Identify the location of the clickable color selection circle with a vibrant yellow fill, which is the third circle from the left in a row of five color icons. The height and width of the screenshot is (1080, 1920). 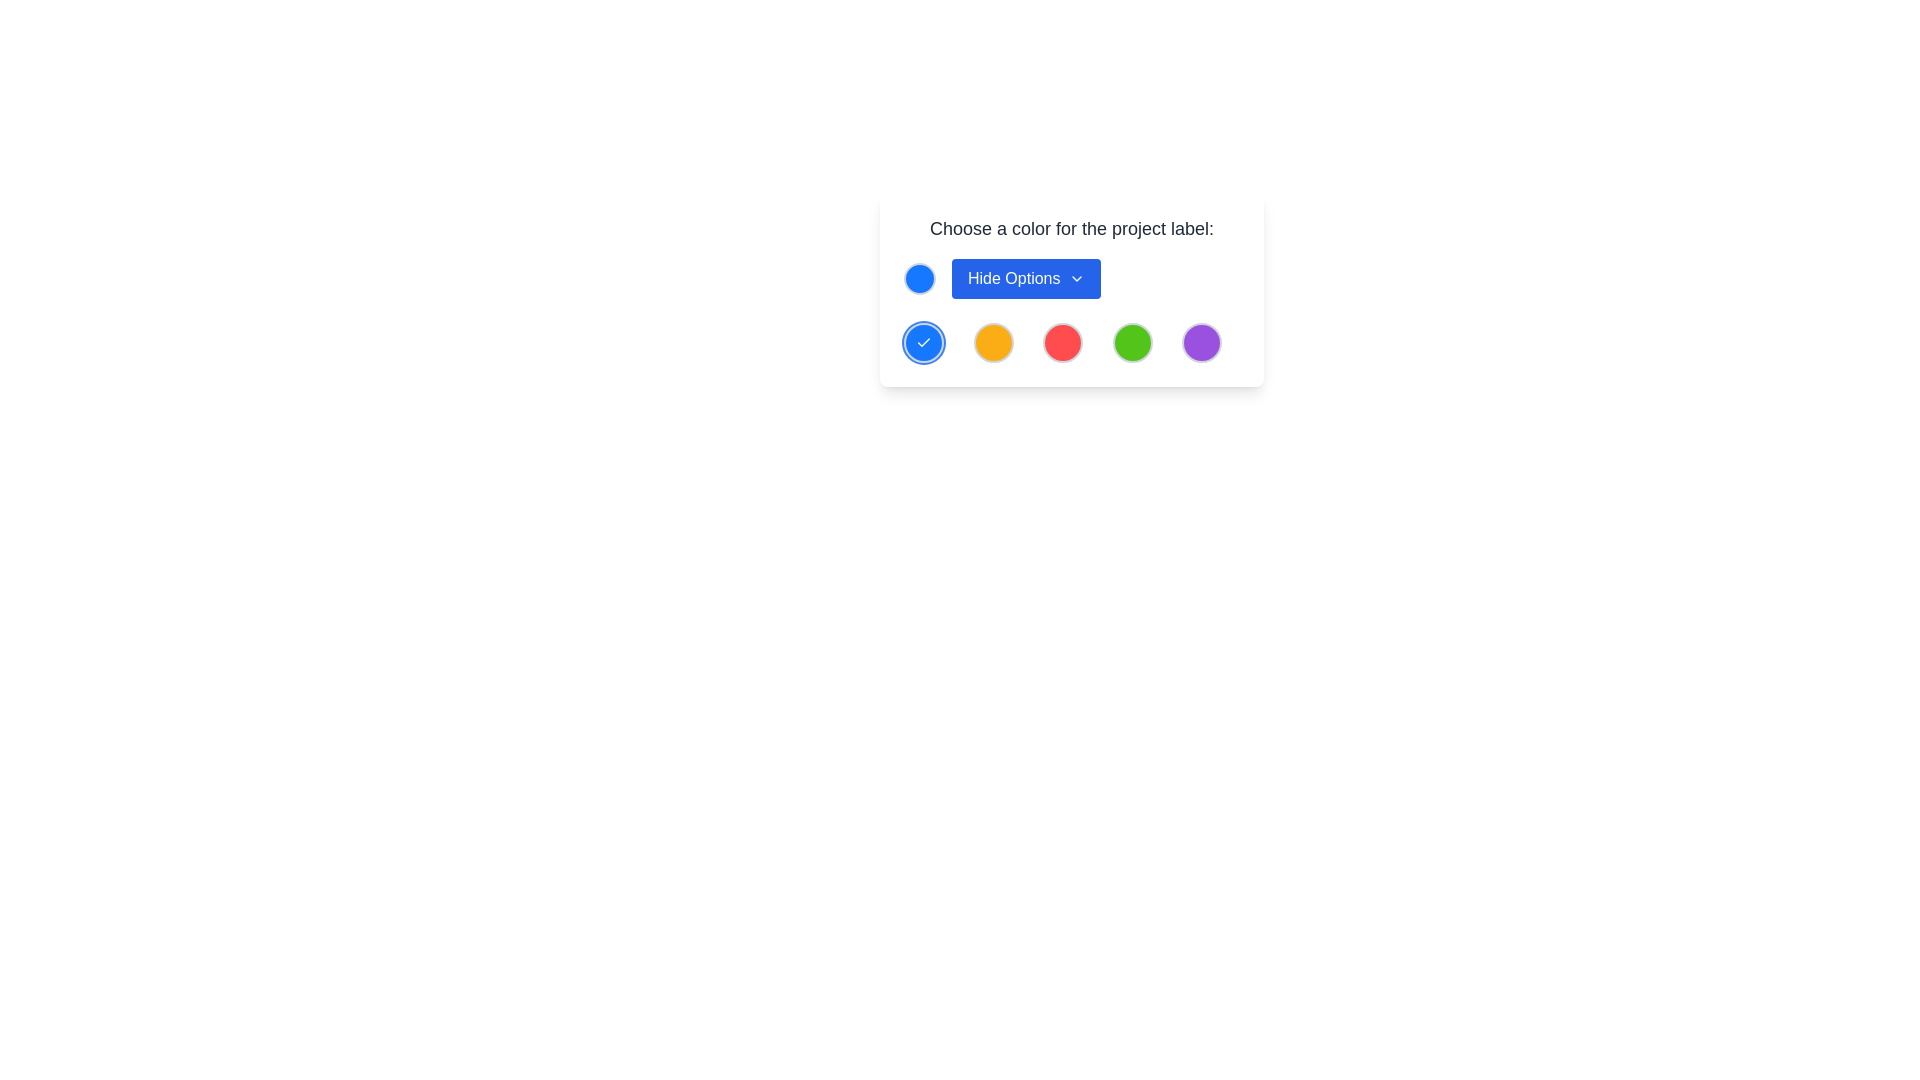
(993, 342).